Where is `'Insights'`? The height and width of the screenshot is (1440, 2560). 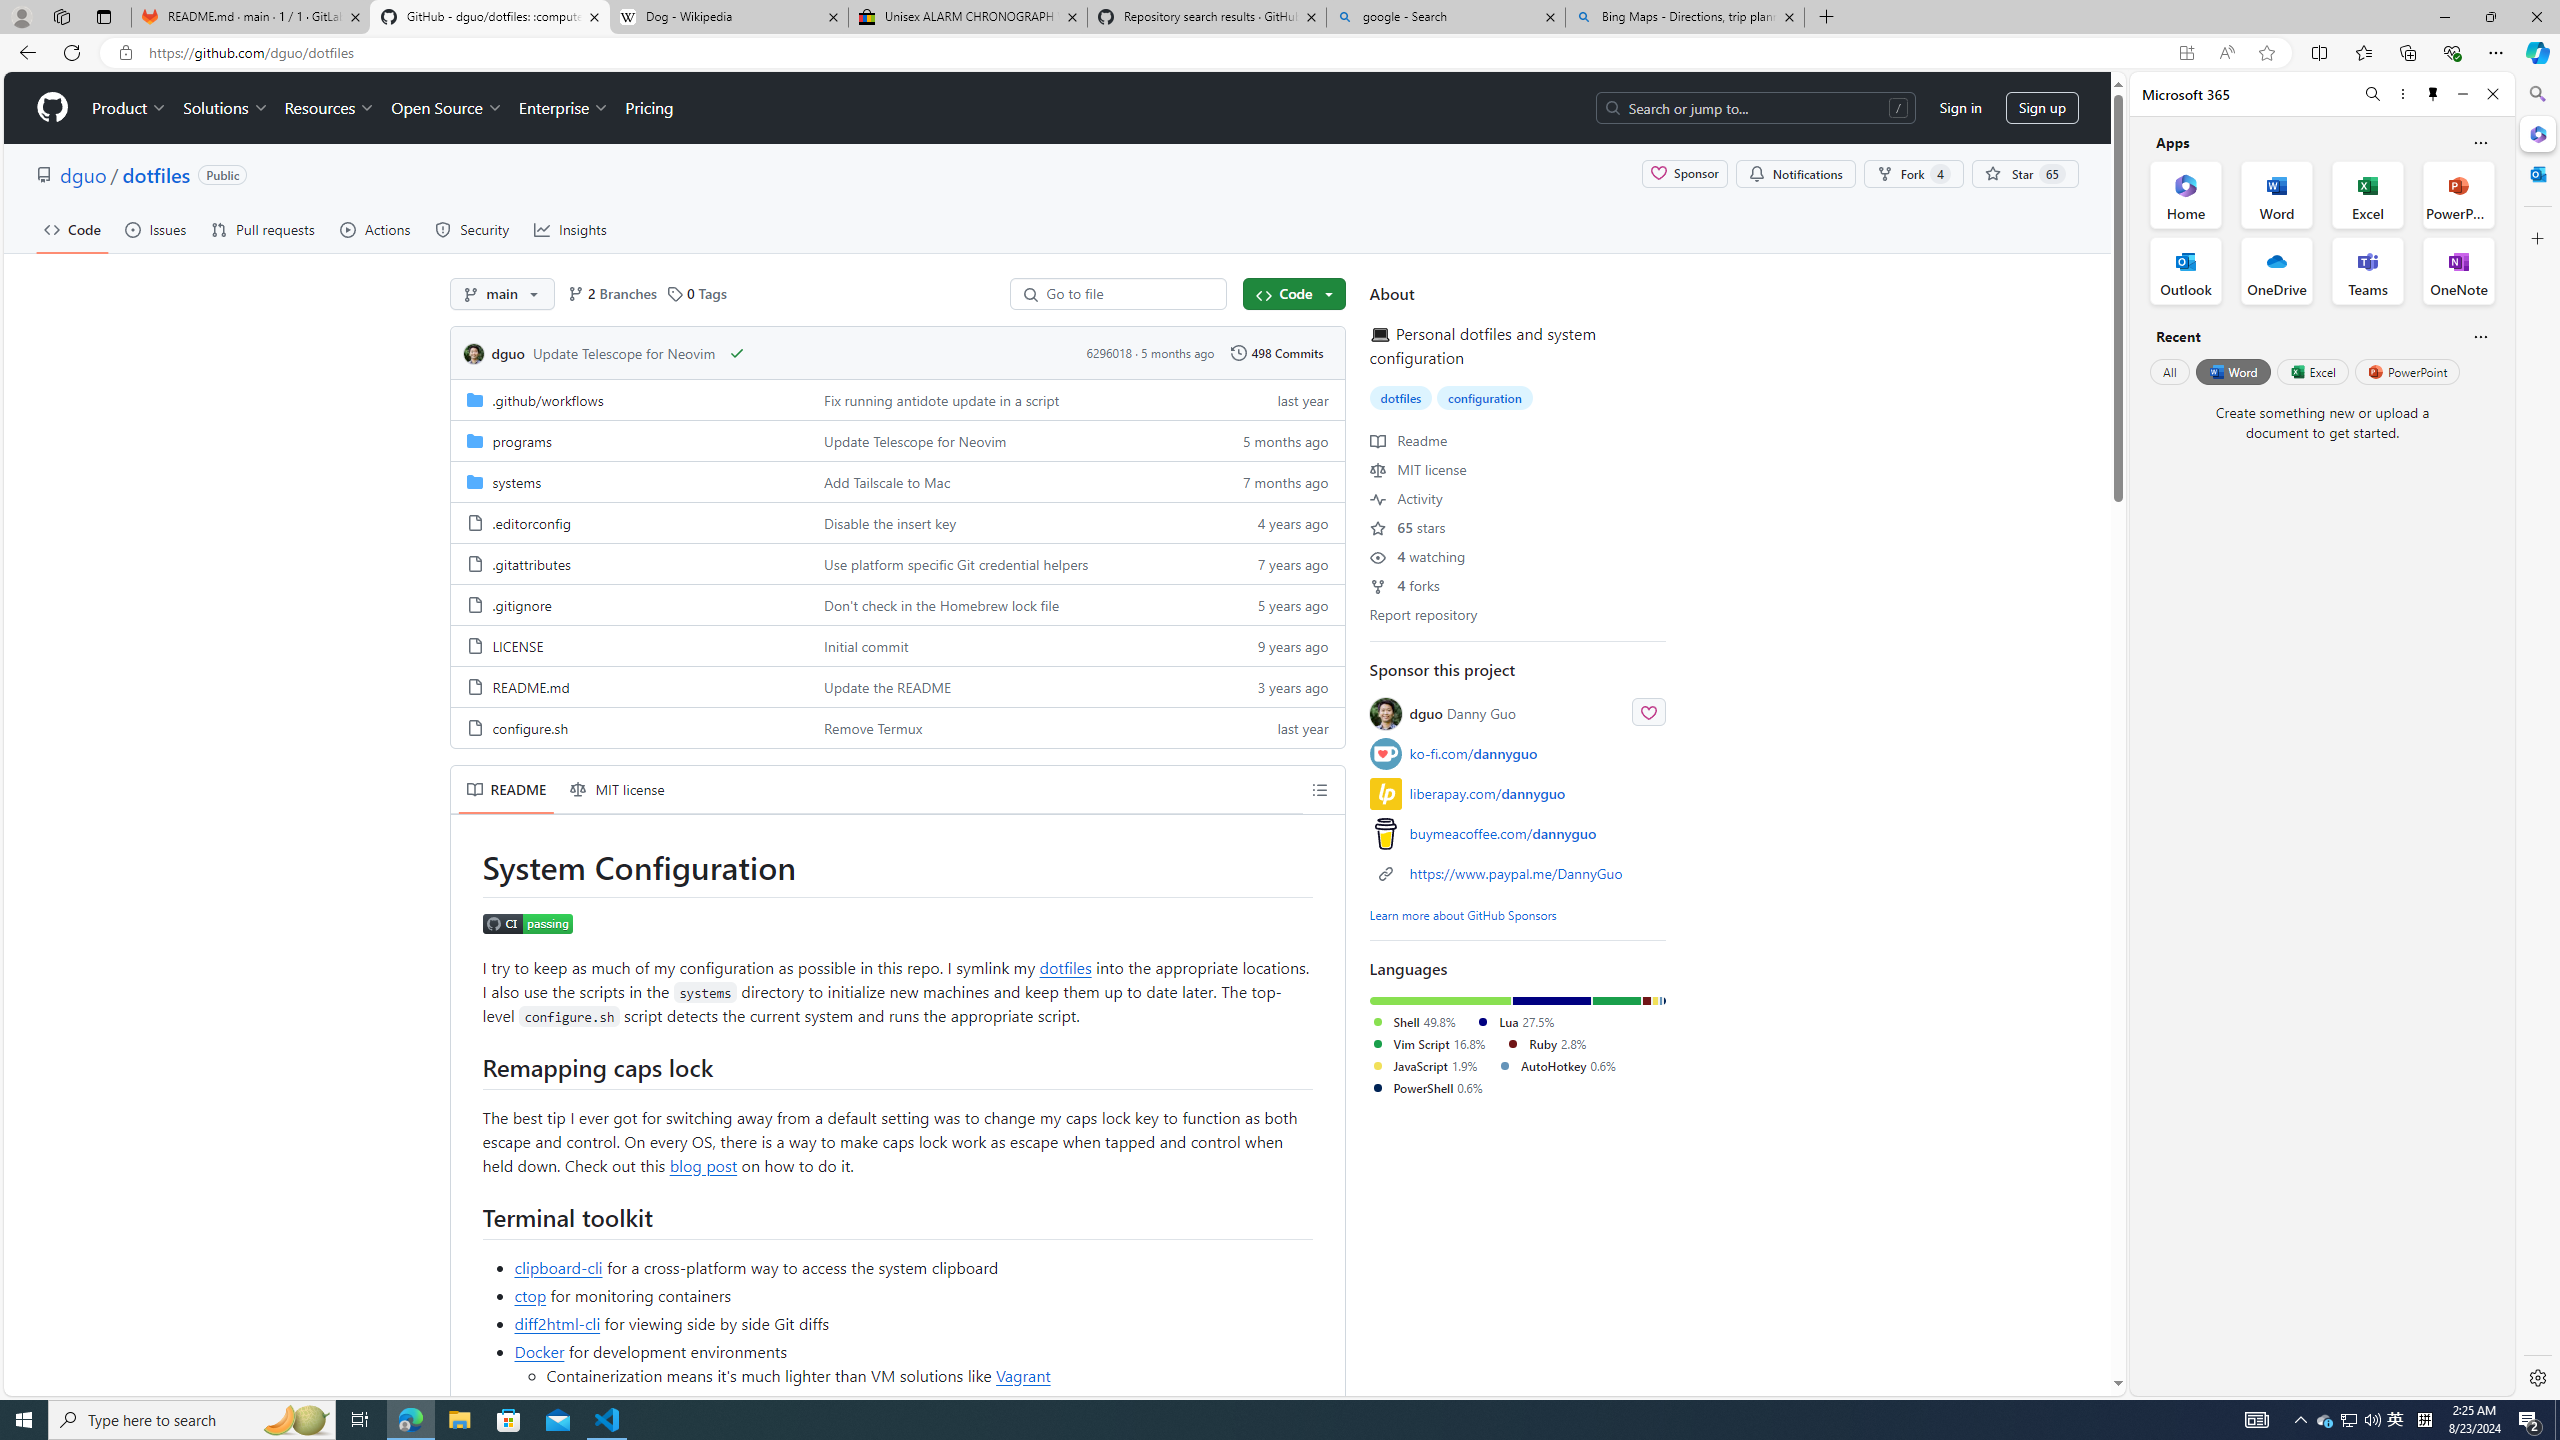 'Insights' is located at coordinates (570, 229).